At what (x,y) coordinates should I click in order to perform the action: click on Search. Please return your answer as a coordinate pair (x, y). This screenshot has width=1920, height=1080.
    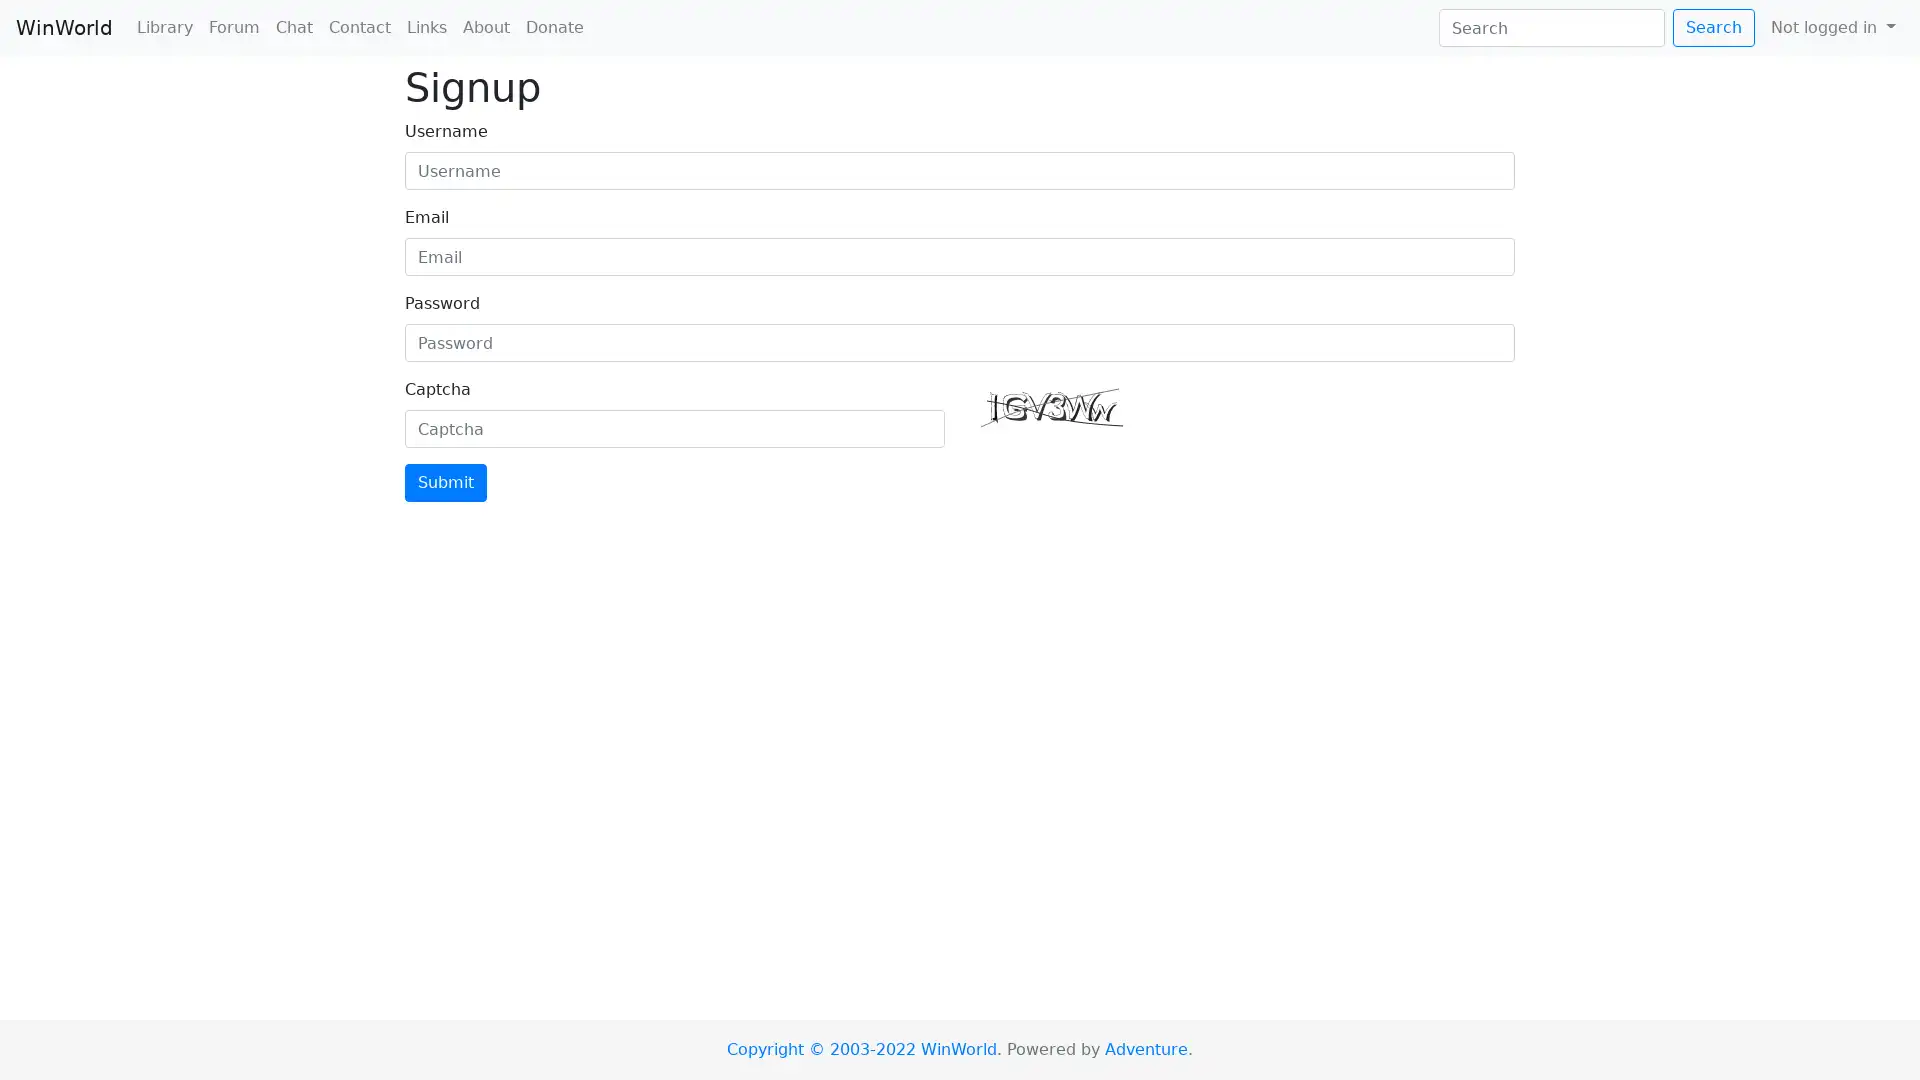
    Looking at the image, I should click on (1712, 27).